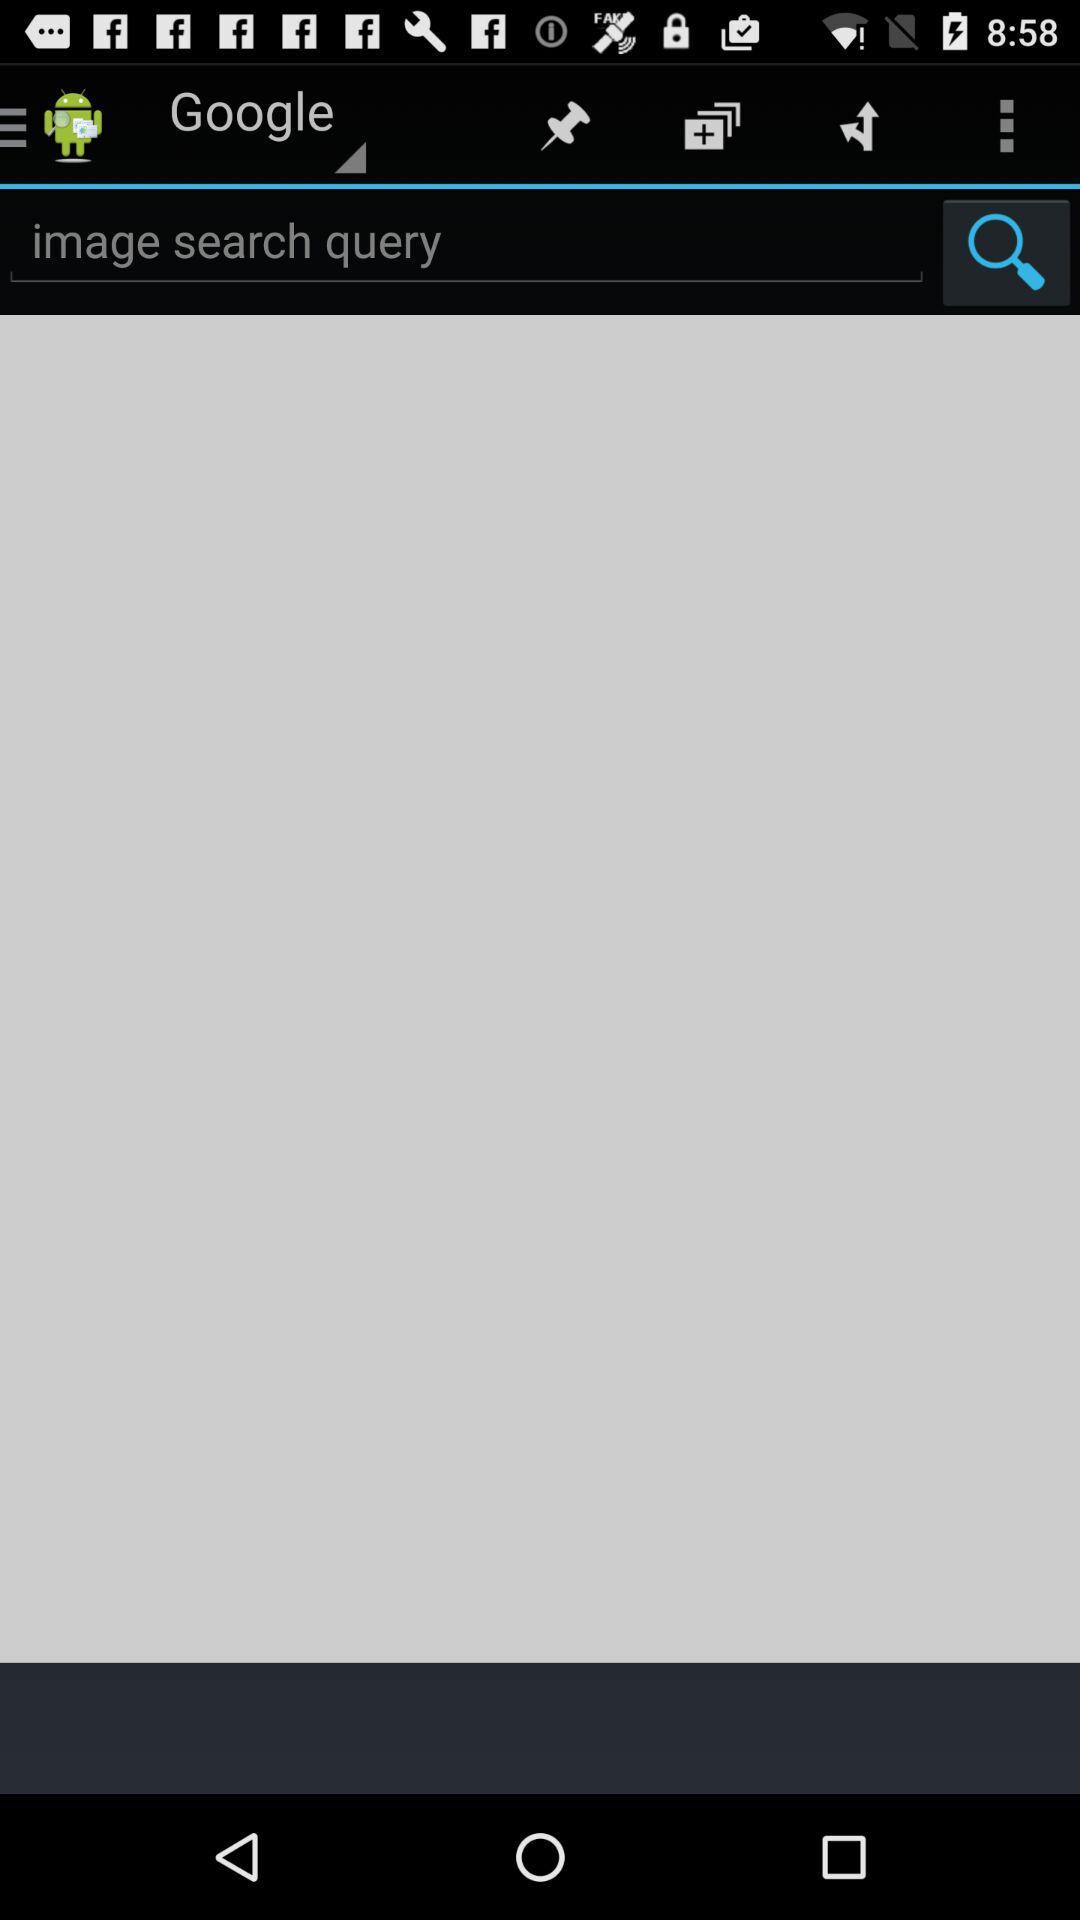  I want to click on search button, so click(1006, 251).